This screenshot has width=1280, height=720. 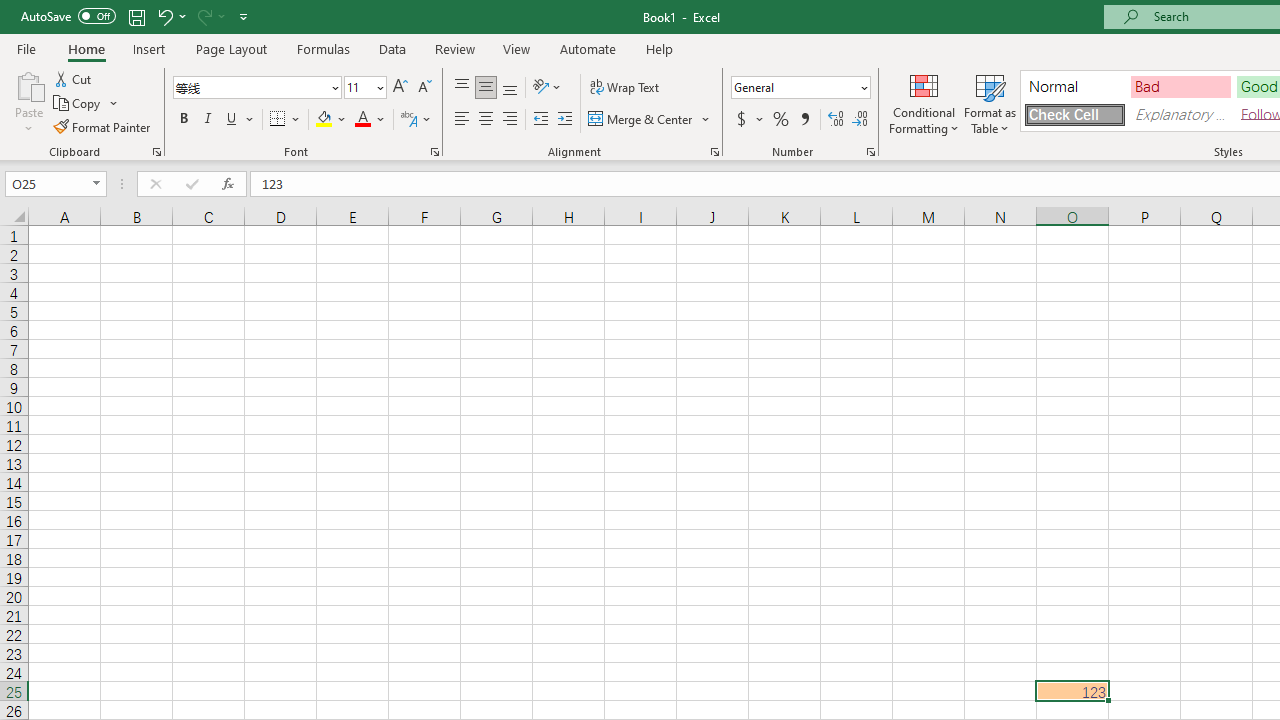 I want to click on 'Copy', so click(x=85, y=103).